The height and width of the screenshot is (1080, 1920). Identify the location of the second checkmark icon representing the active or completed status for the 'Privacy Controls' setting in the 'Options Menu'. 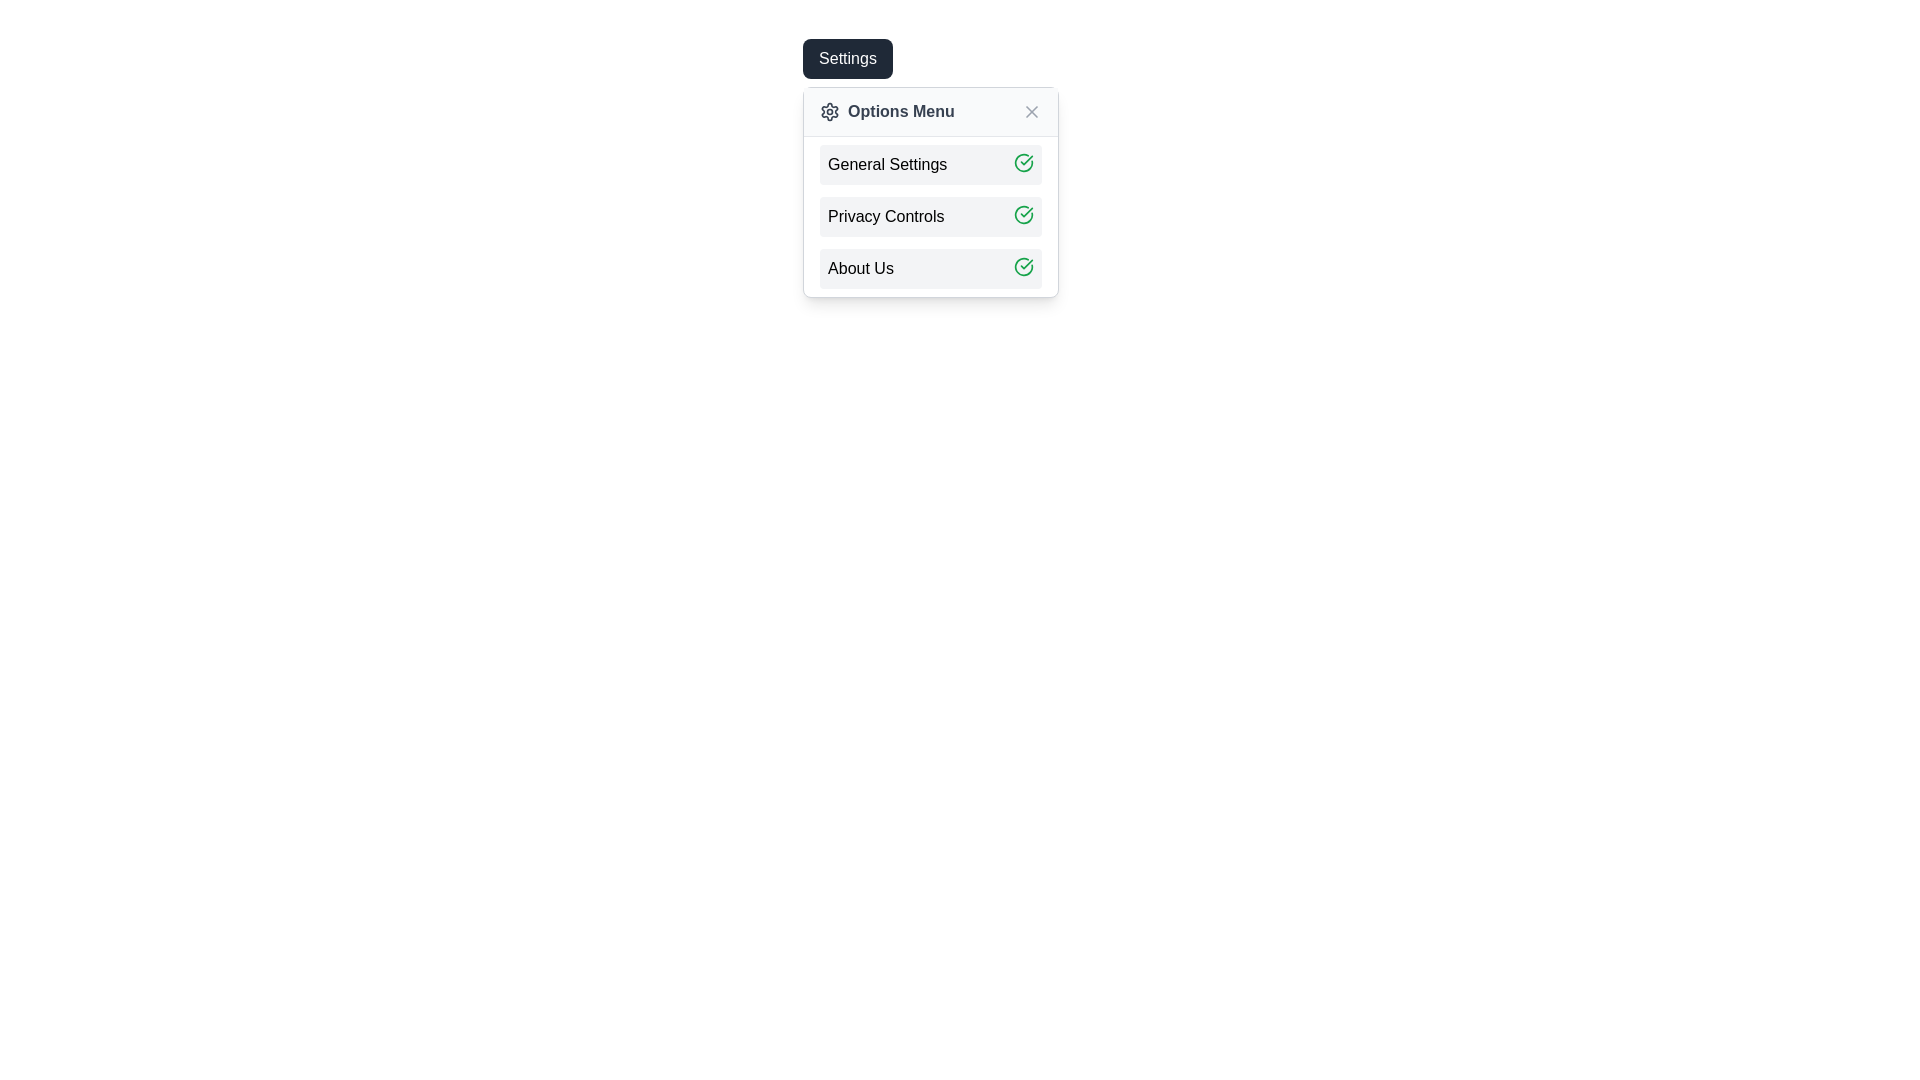
(1024, 215).